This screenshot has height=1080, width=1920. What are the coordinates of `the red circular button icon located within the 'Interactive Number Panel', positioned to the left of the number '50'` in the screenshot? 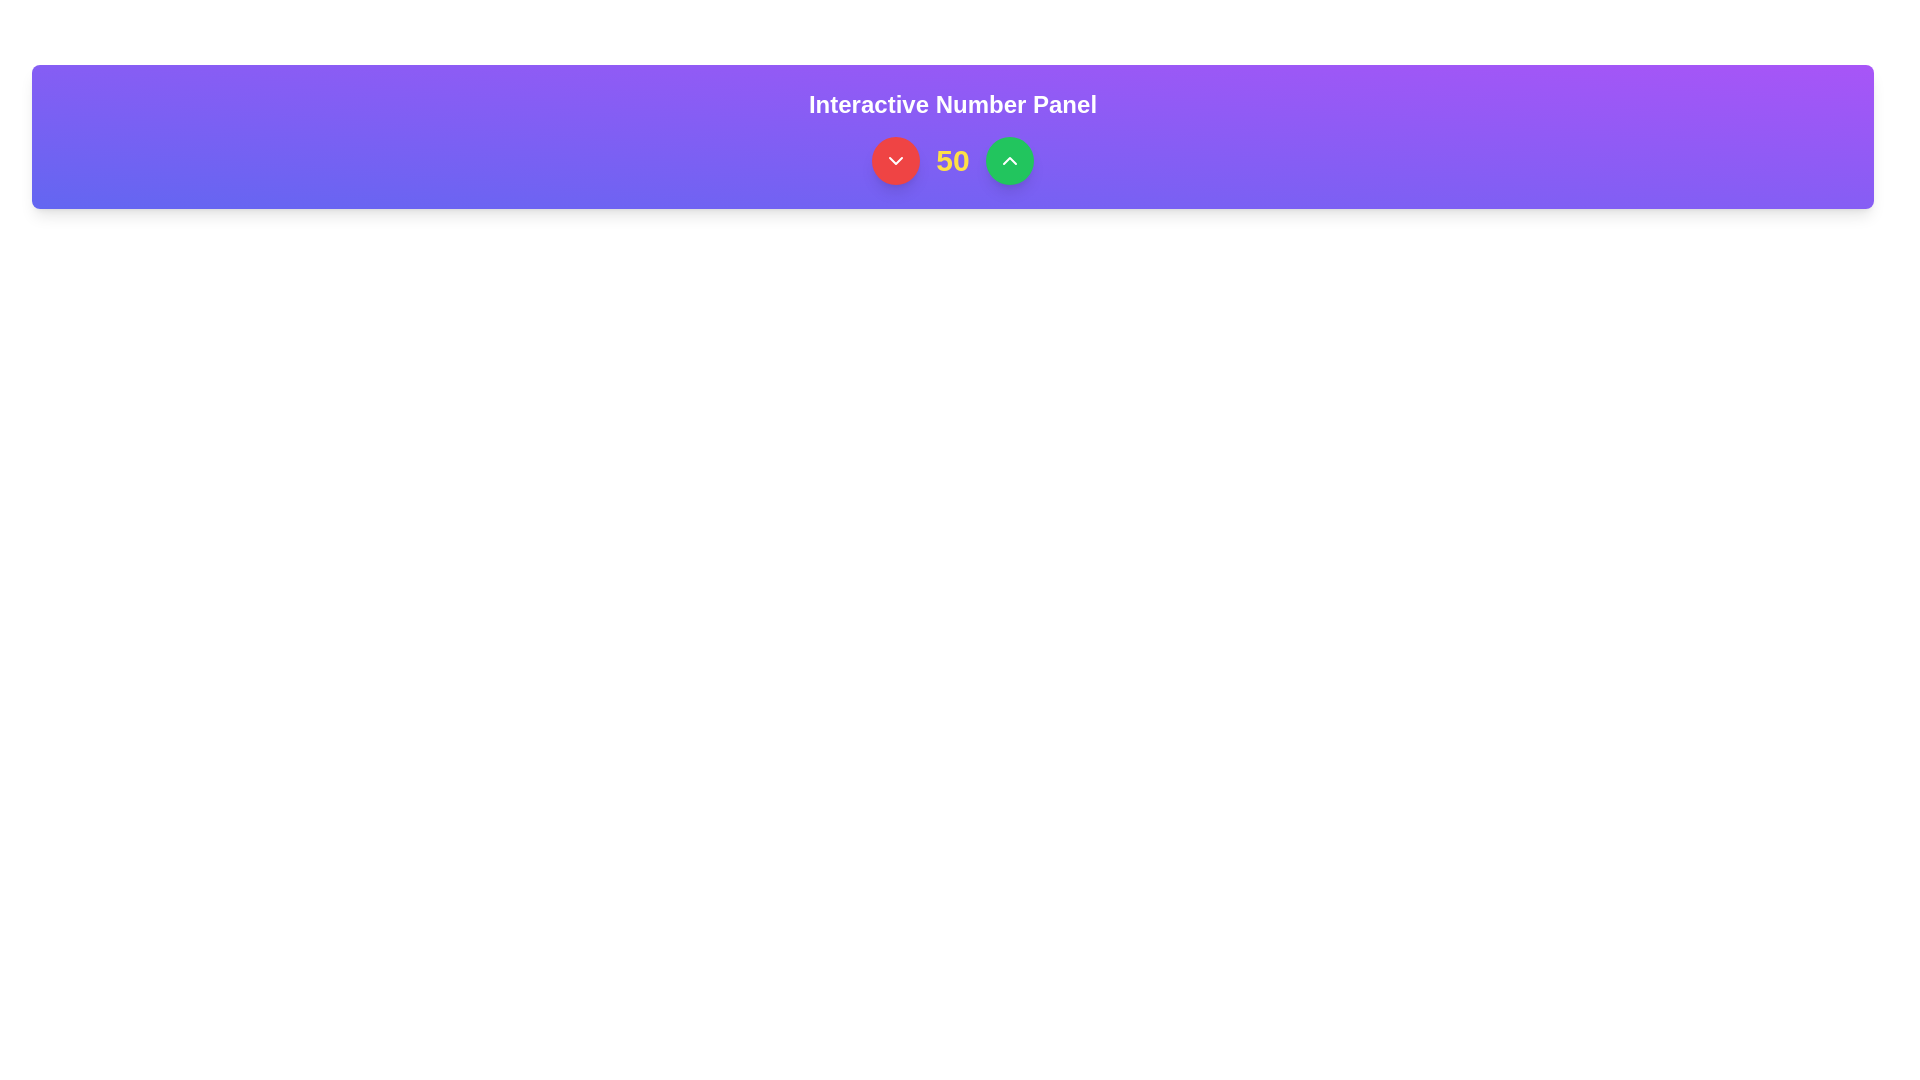 It's located at (895, 160).